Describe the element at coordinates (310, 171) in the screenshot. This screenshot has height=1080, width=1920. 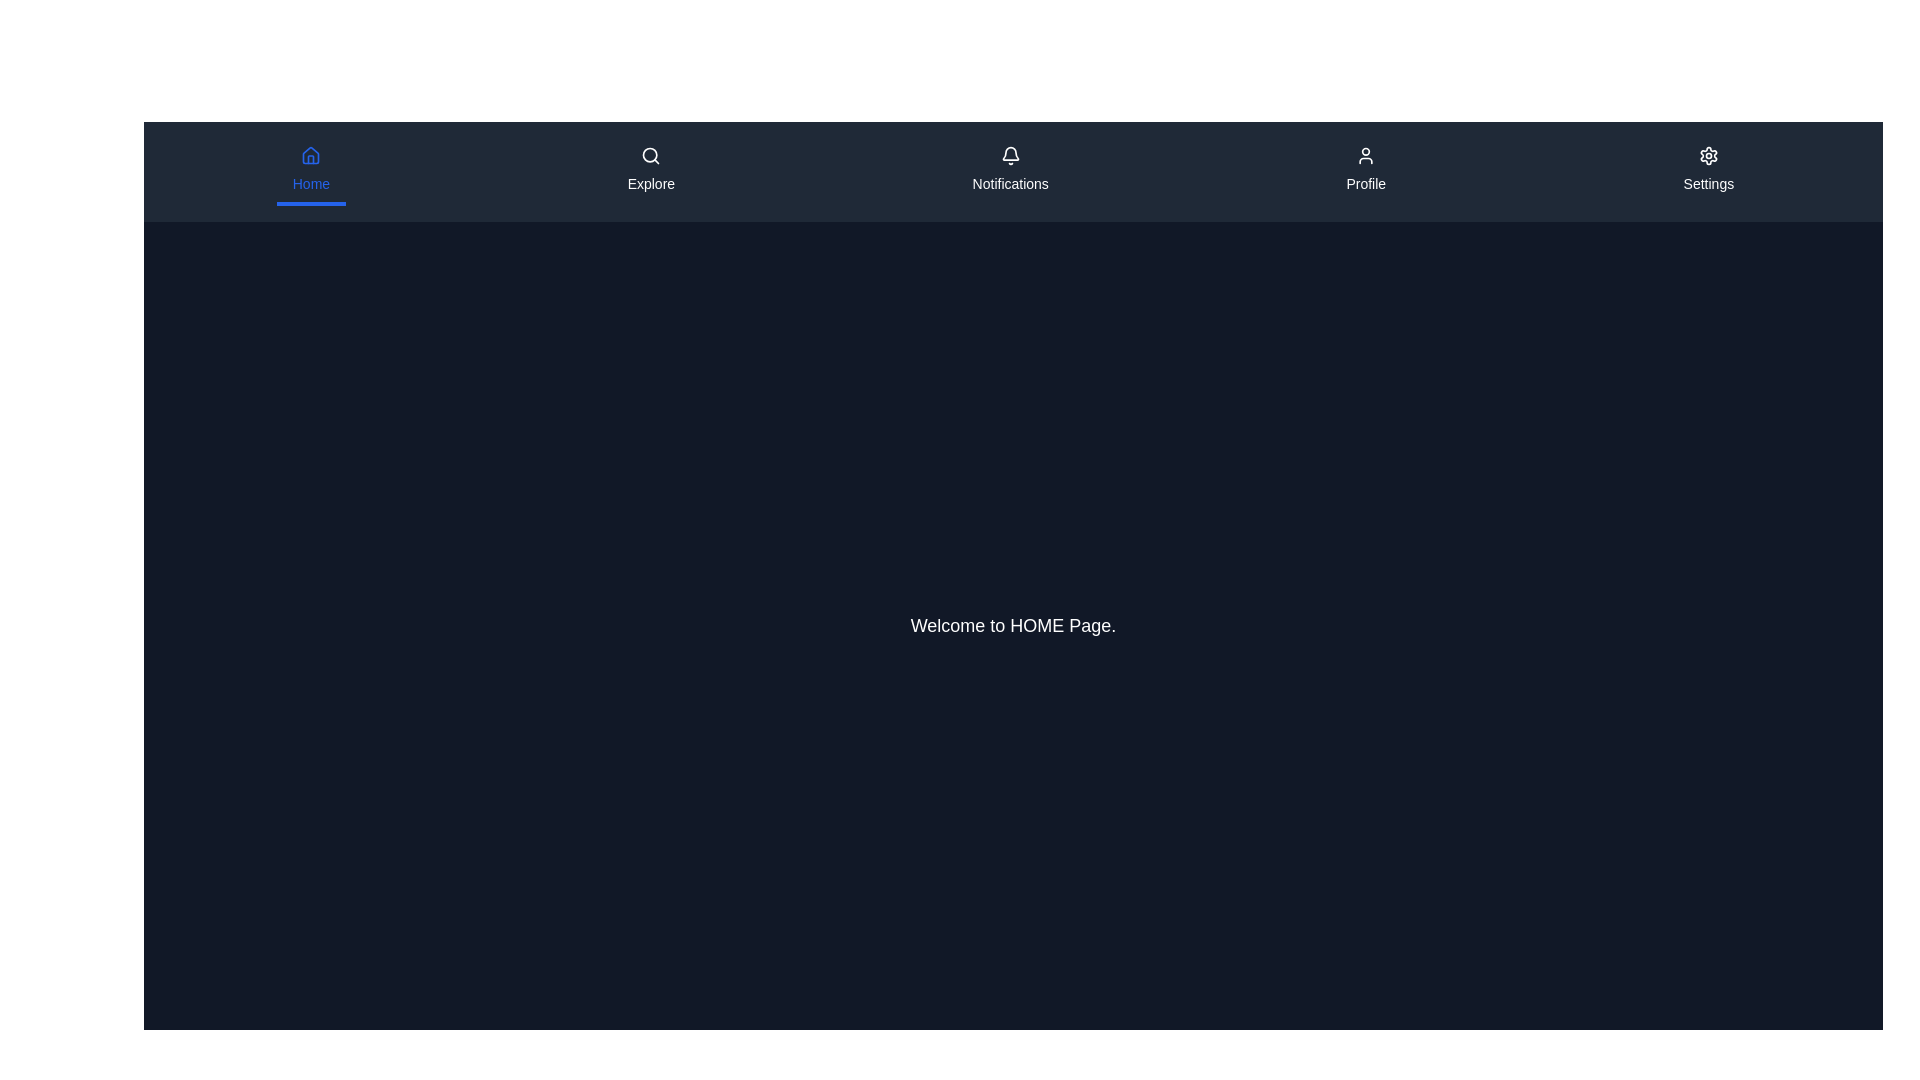
I see `the 'Home' menu item, which is represented by a house icon and labeled 'Home' in blue on a dark background` at that location.